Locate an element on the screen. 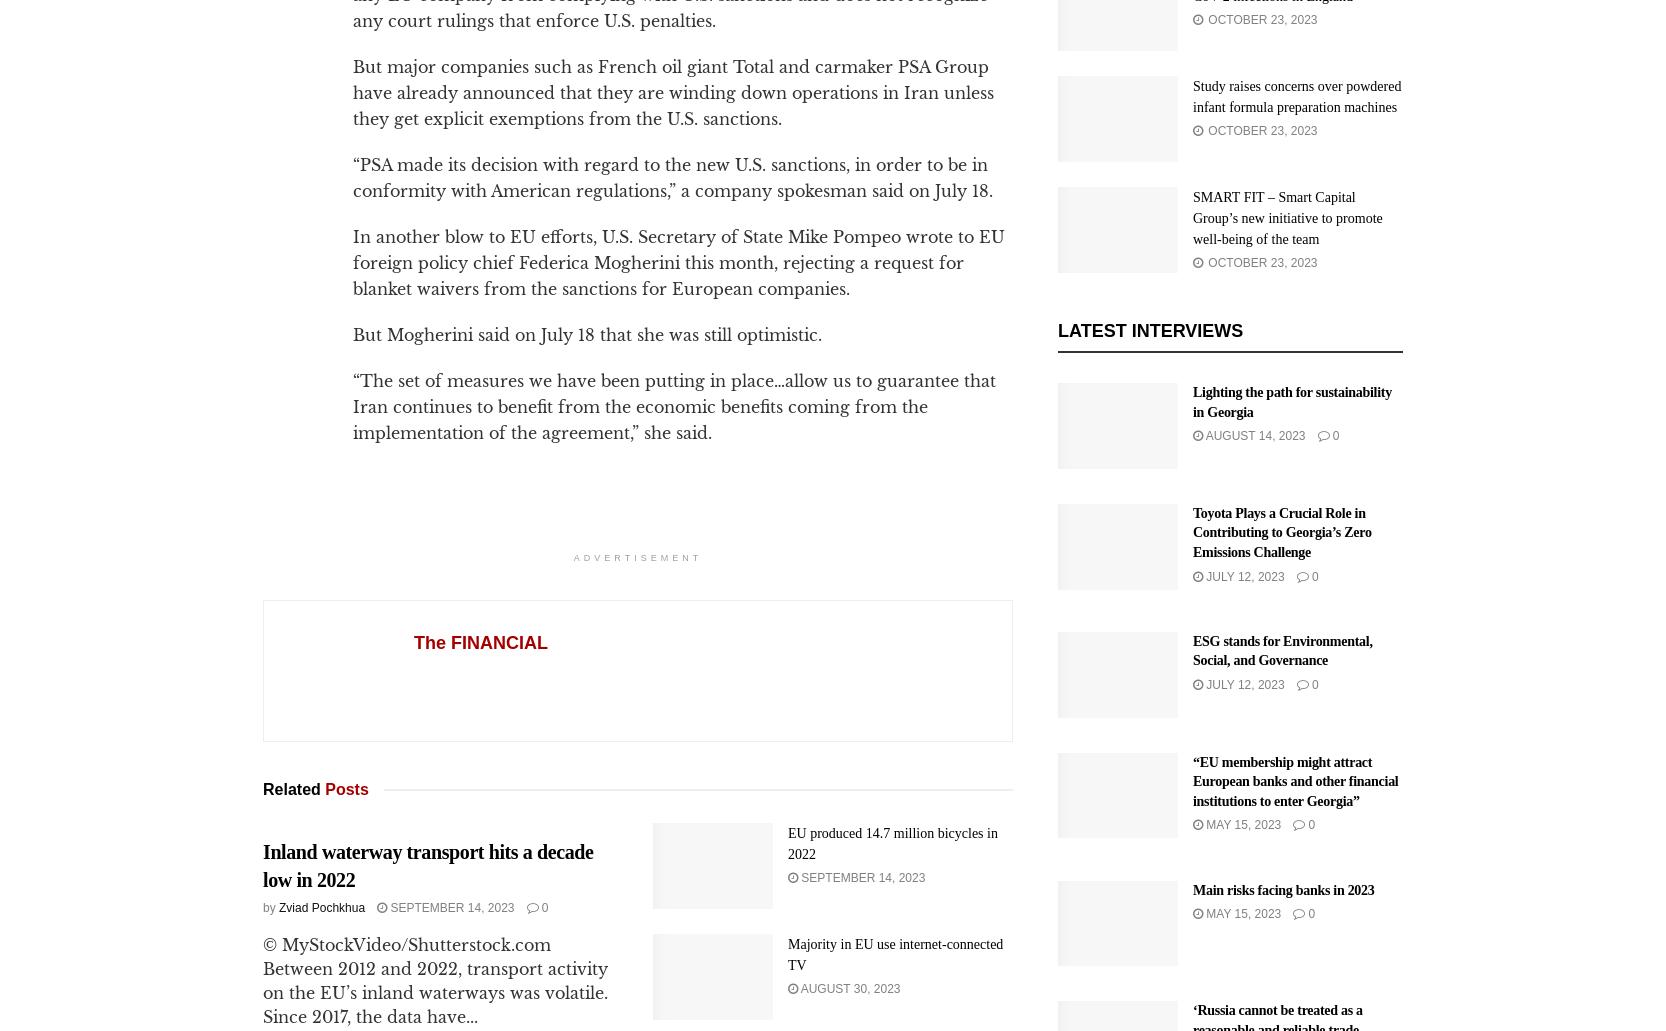  'LATEST INTERVIEWS' is located at coordinates (1149, 329).